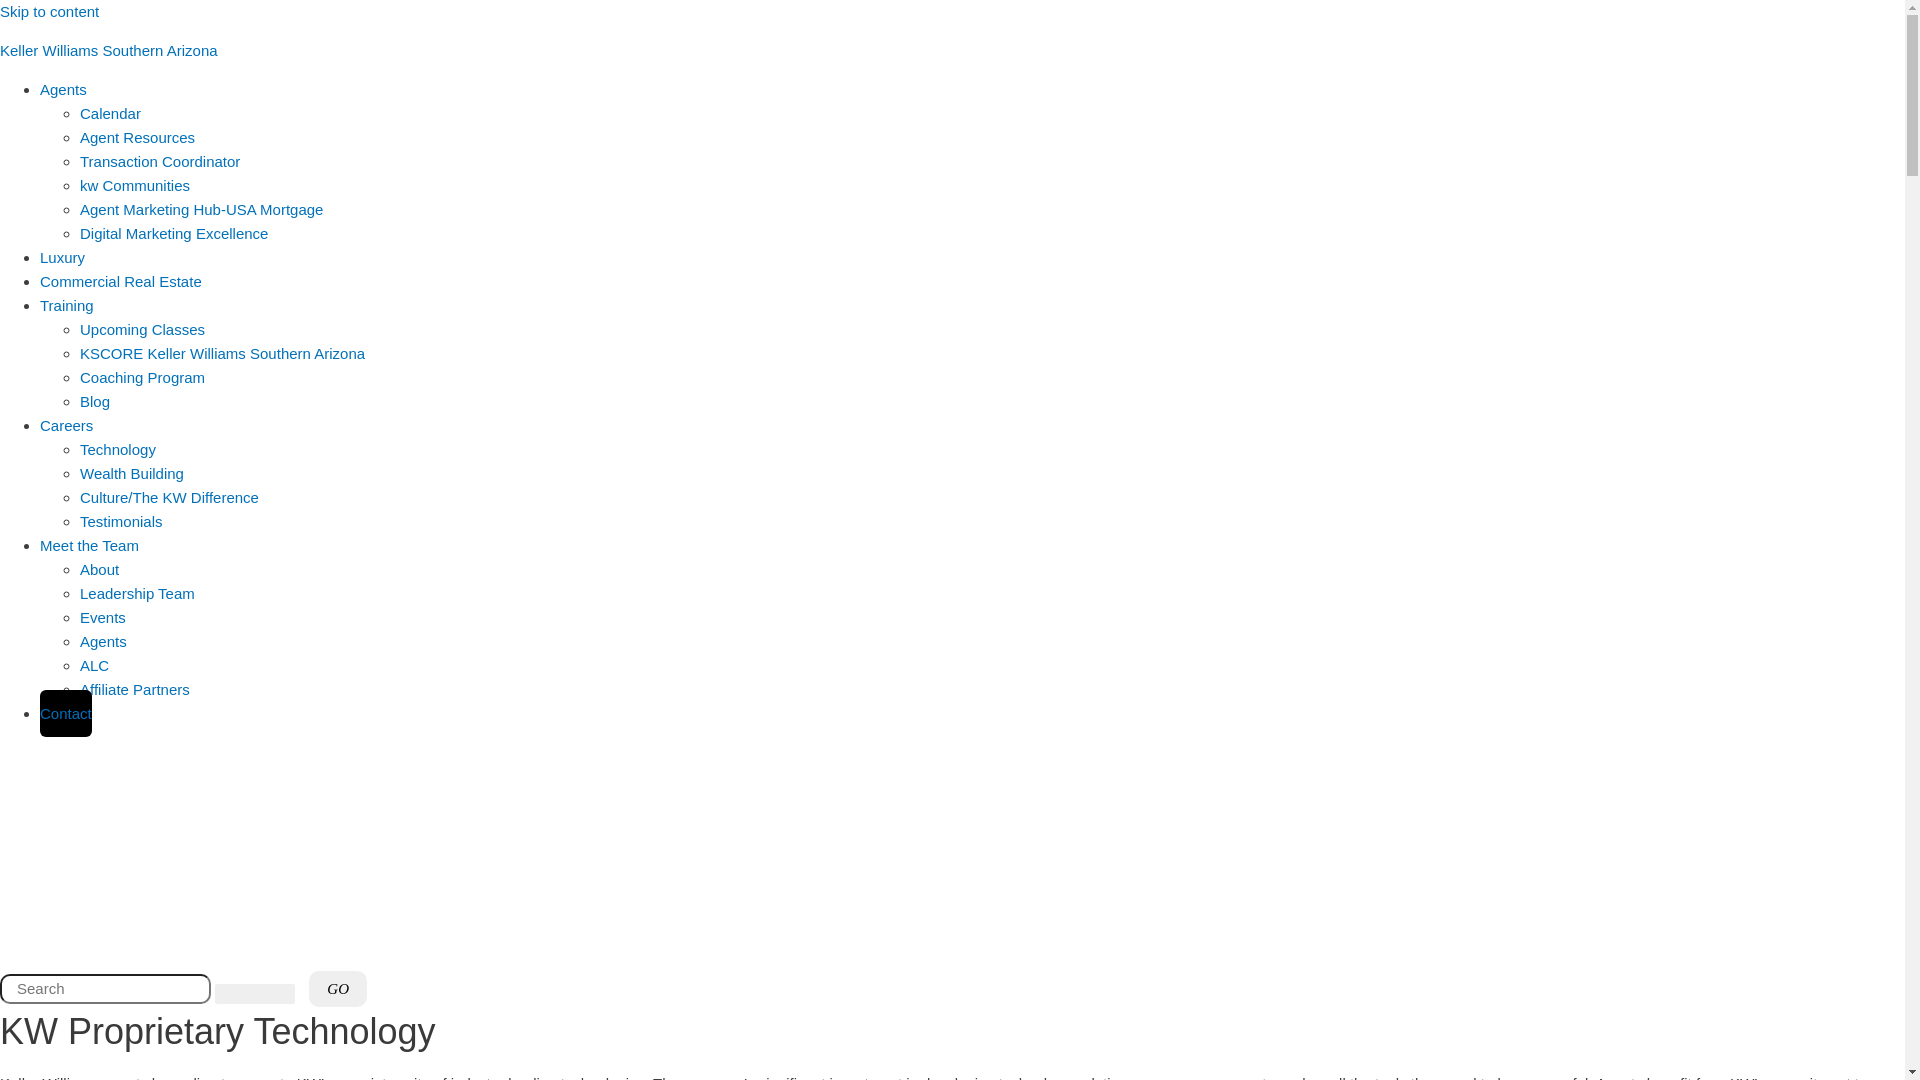  Describe the element at coordinates (62, 256) in the screenshot. I see `'Luxury'` at that location.